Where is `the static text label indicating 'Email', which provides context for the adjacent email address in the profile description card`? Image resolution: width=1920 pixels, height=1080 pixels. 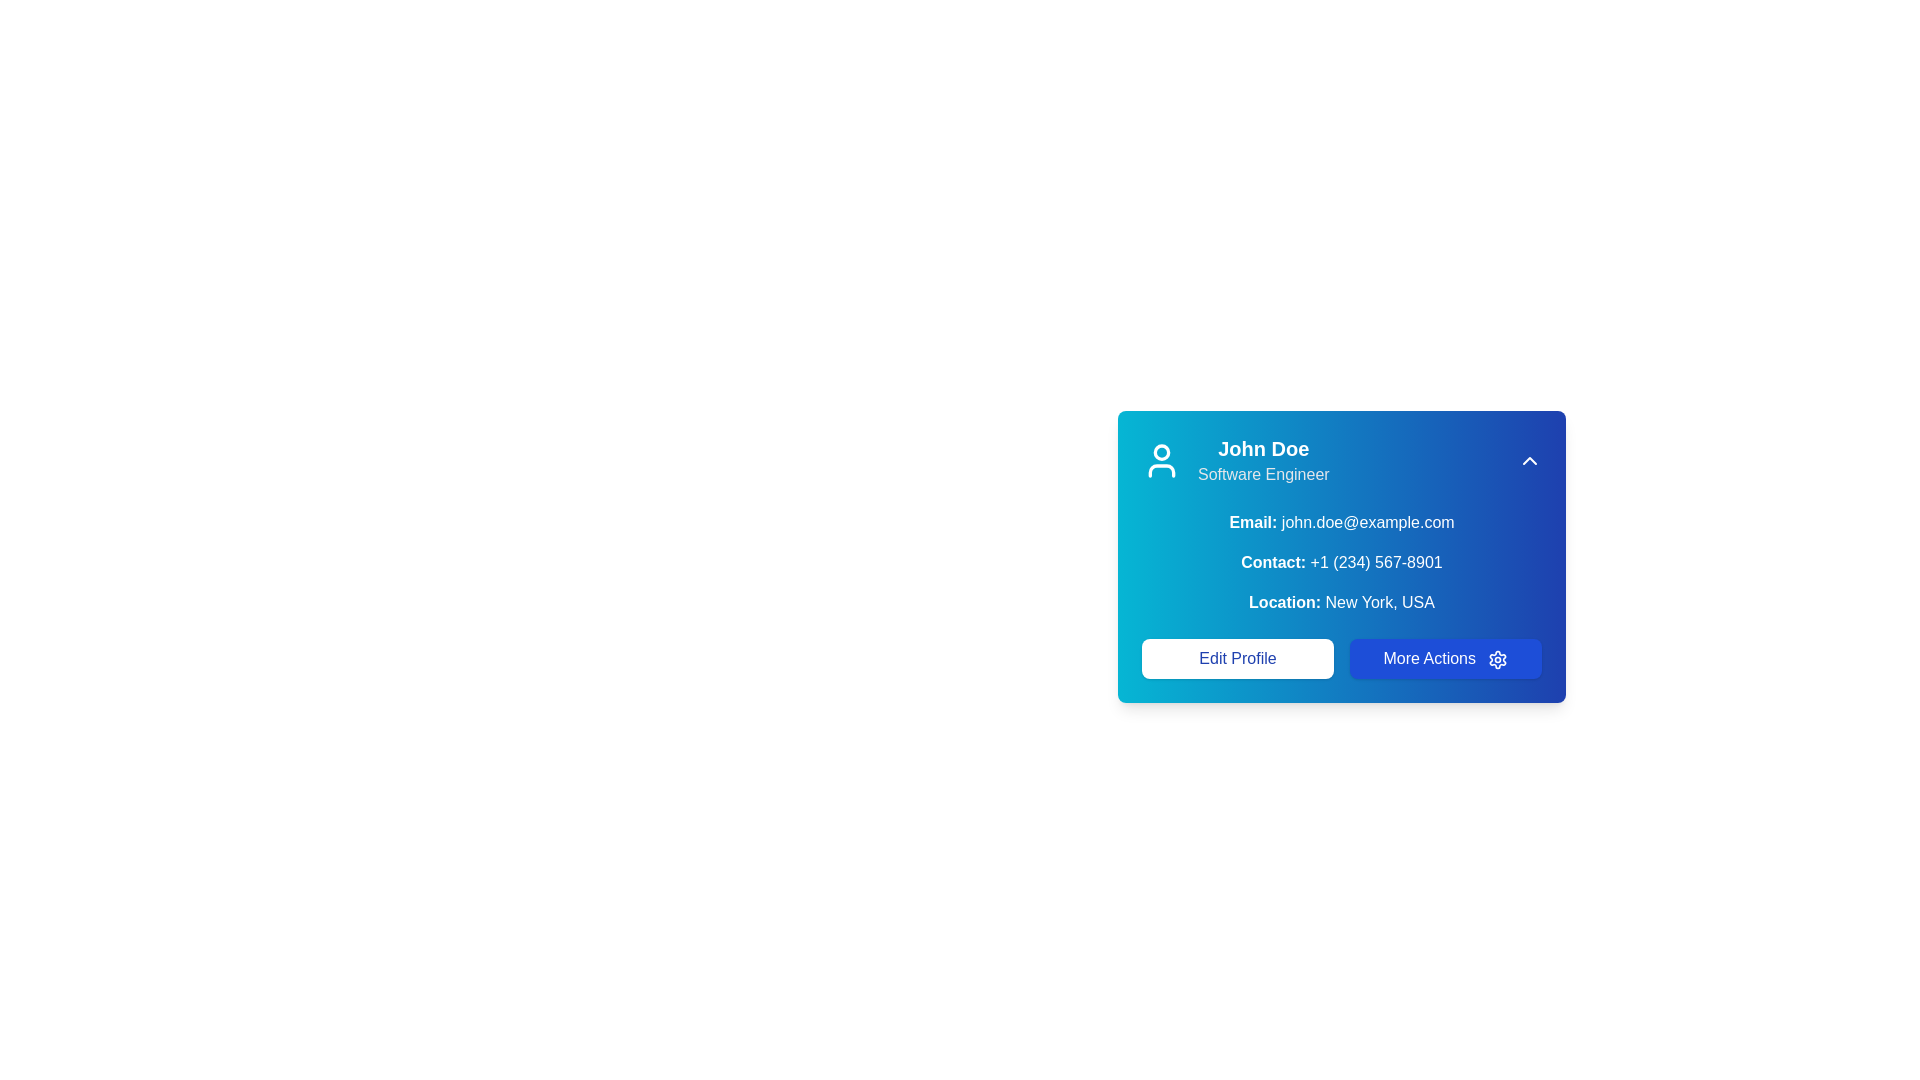
the static text label indicating 'Email', which provides context for the adjacent email address in the profile description card is located at coordinates (1252, 521).